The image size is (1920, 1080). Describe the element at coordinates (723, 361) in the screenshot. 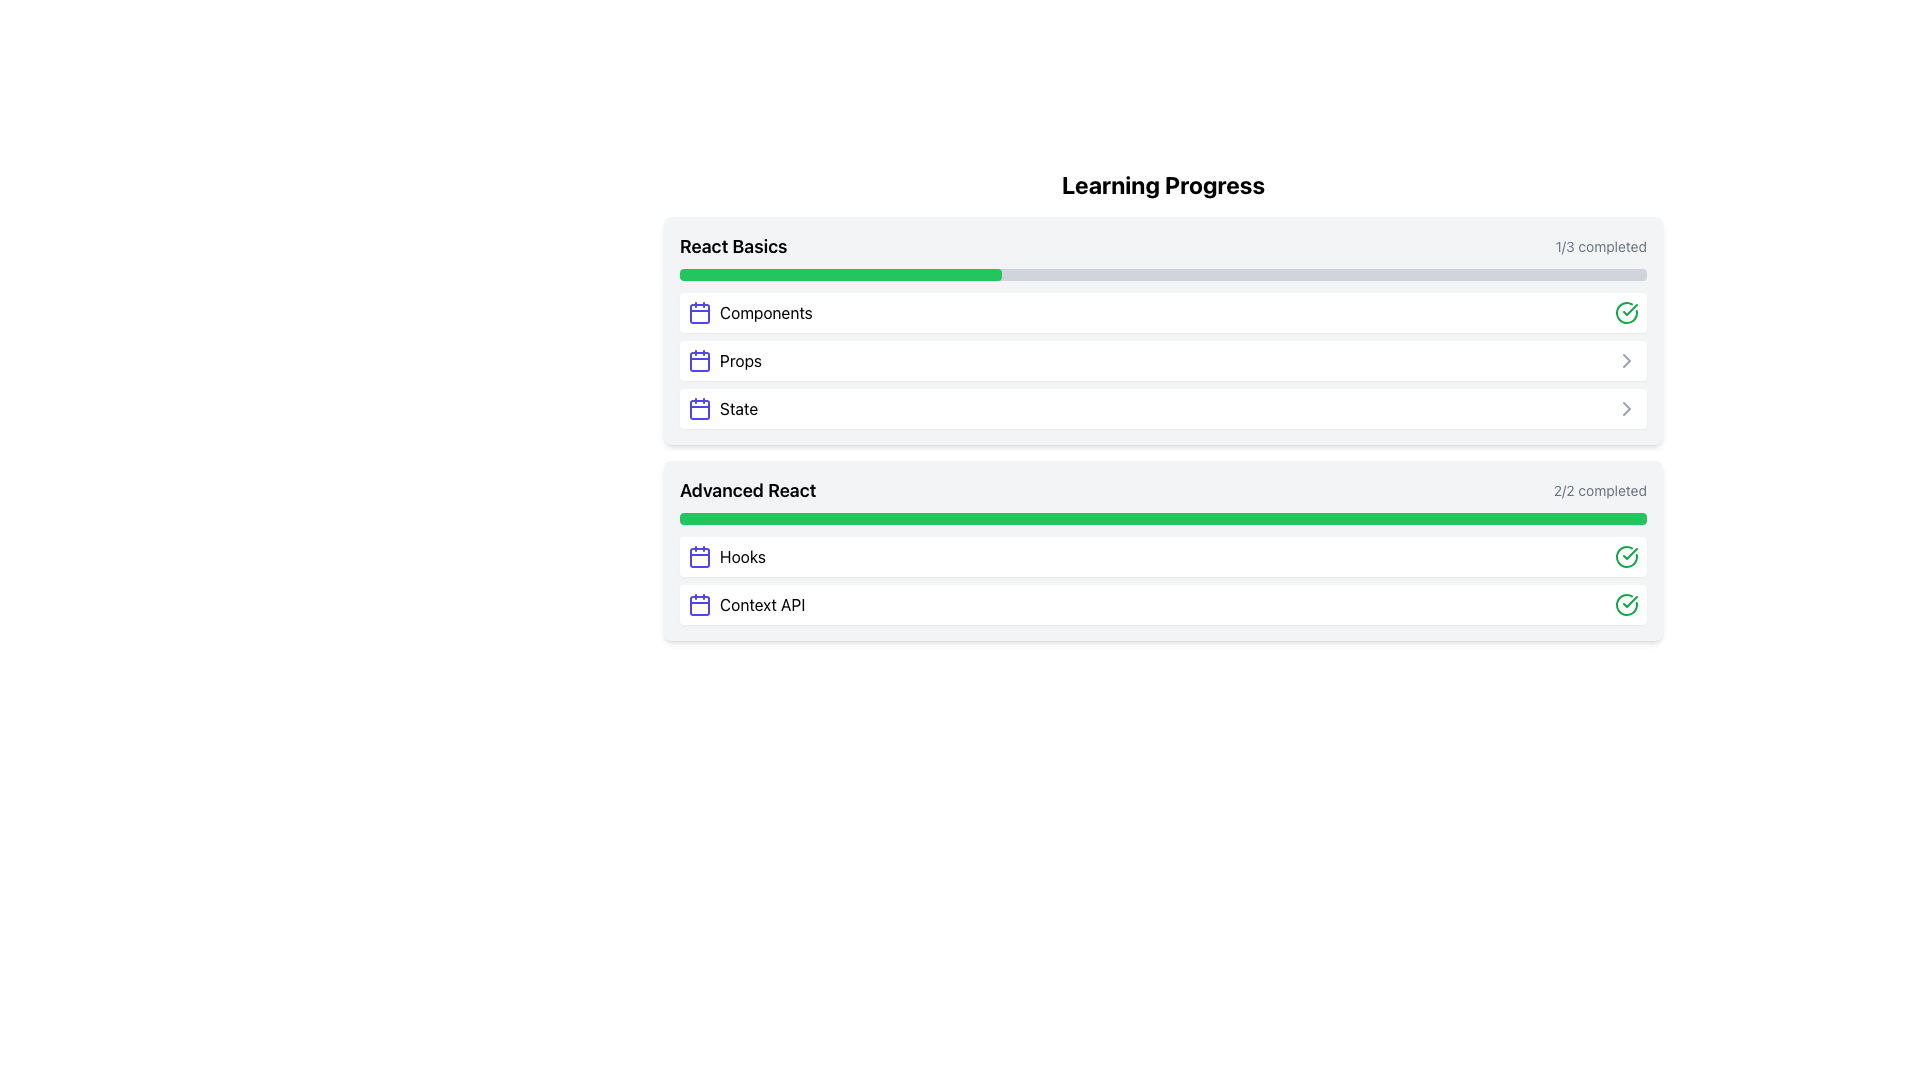

I see `the 'Props' list item, which is the second item in the 'React Basics' section, featuring a blue calendar icon to the left of the label` at that location.